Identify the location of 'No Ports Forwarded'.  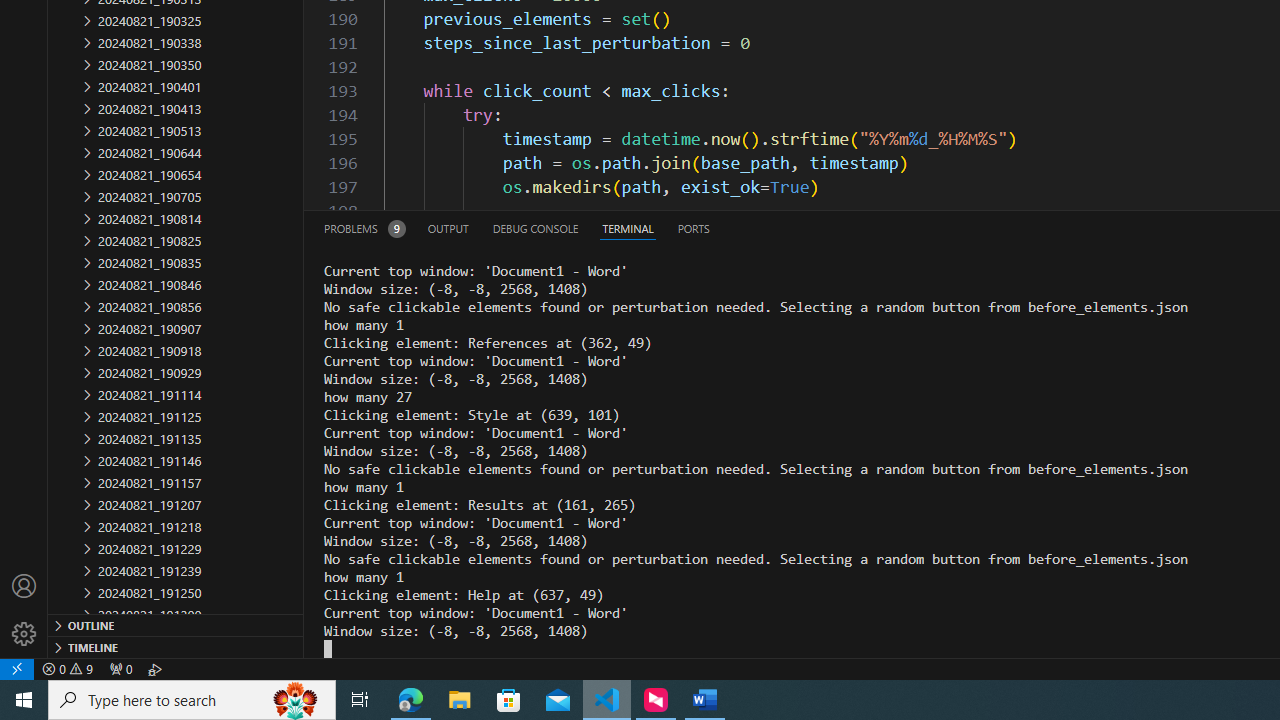
(119, 668).